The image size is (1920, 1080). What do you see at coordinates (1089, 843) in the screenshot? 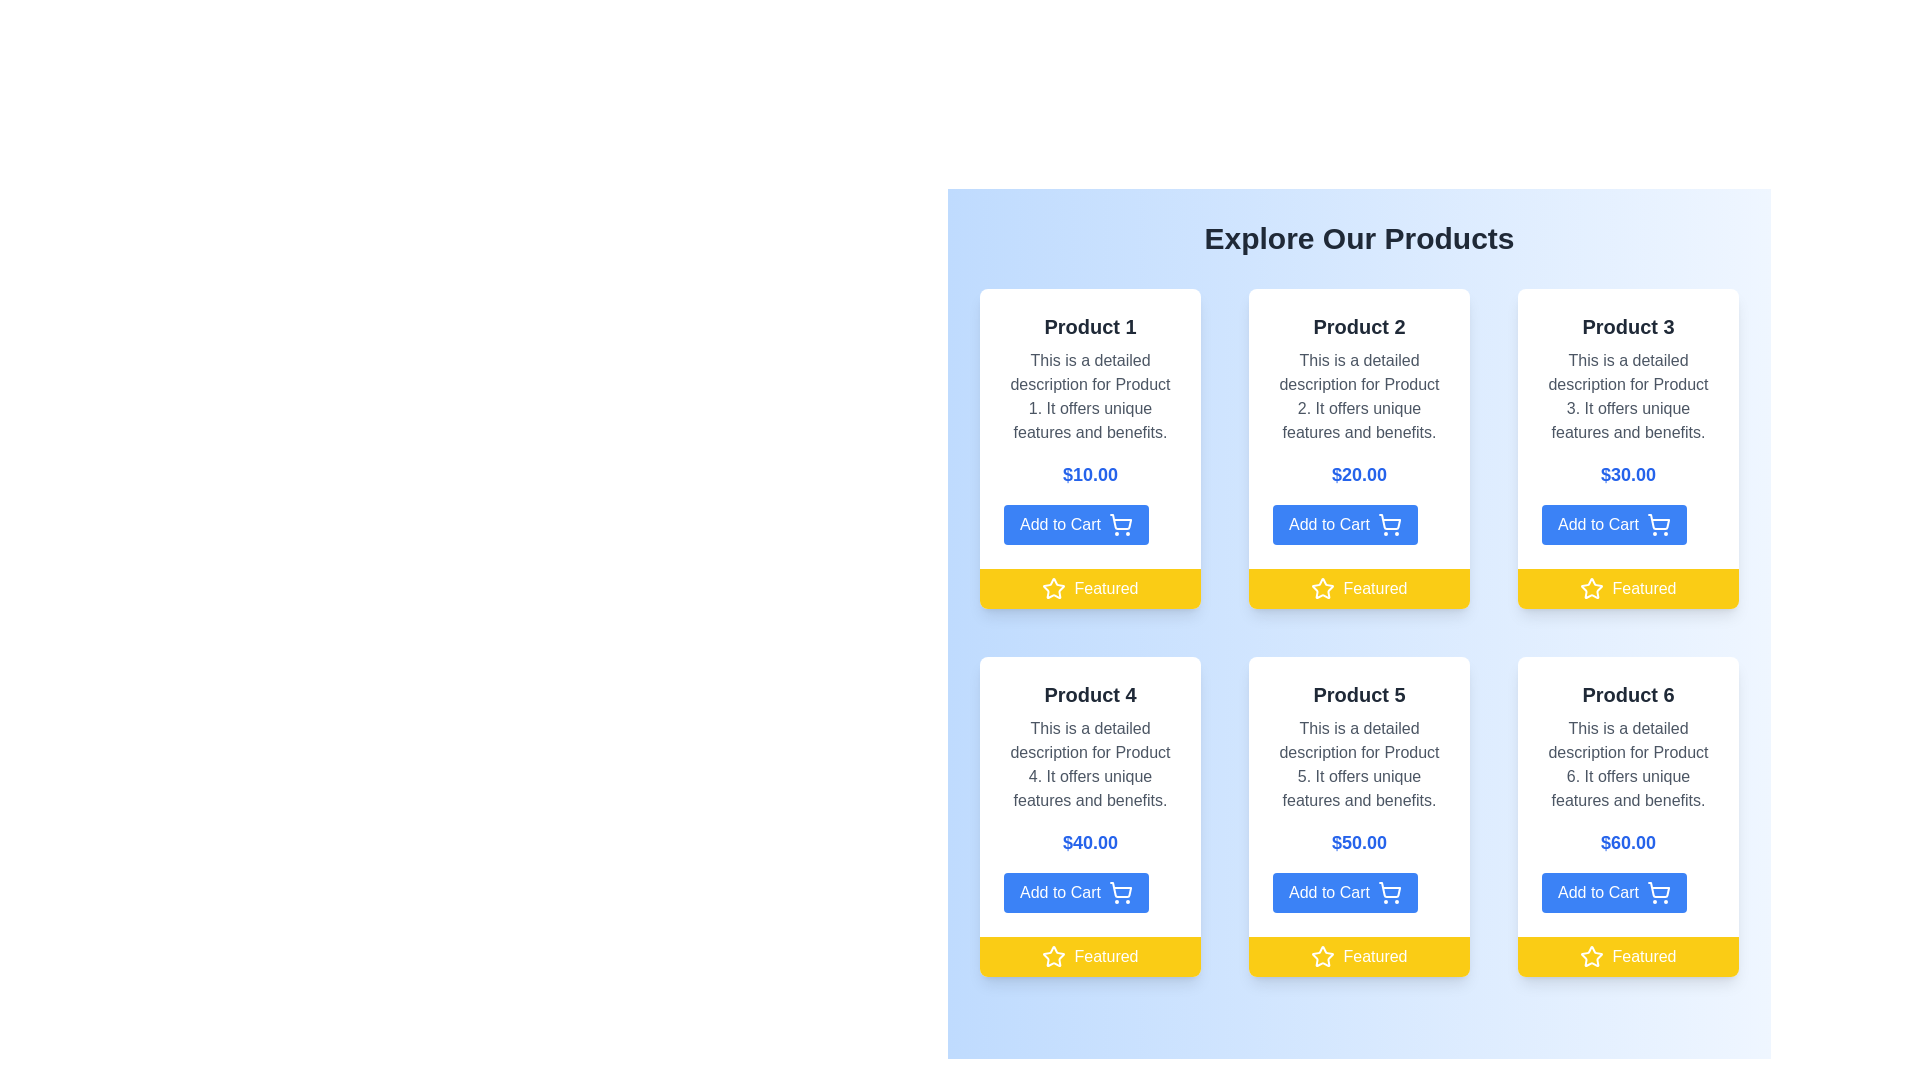
I see `the Text Label displaying the price for 'Product 4', which is centrally located below the product title and above the 'Add to Cart' button` at bounding box center [1089, 843].